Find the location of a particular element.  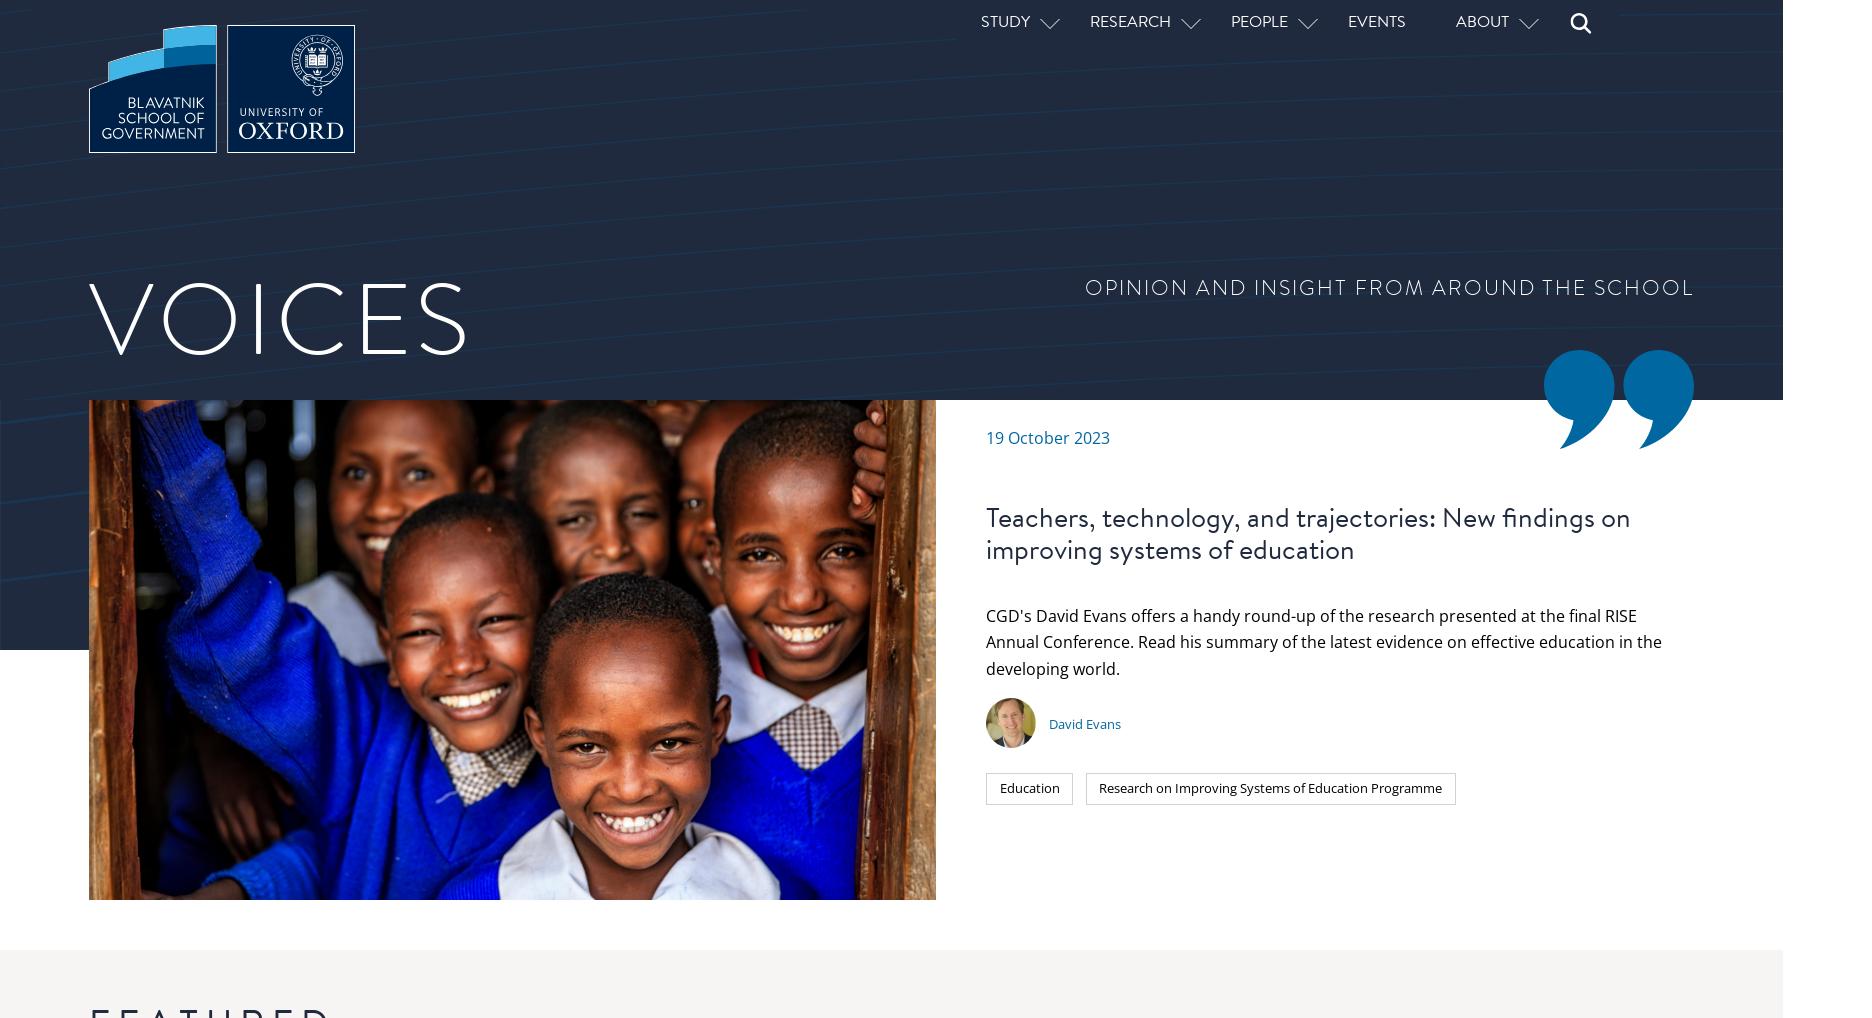

'Service provision in fragile and conflict-affected states: The role of outcomes-based contracts' is located at coordinates (317, 782).